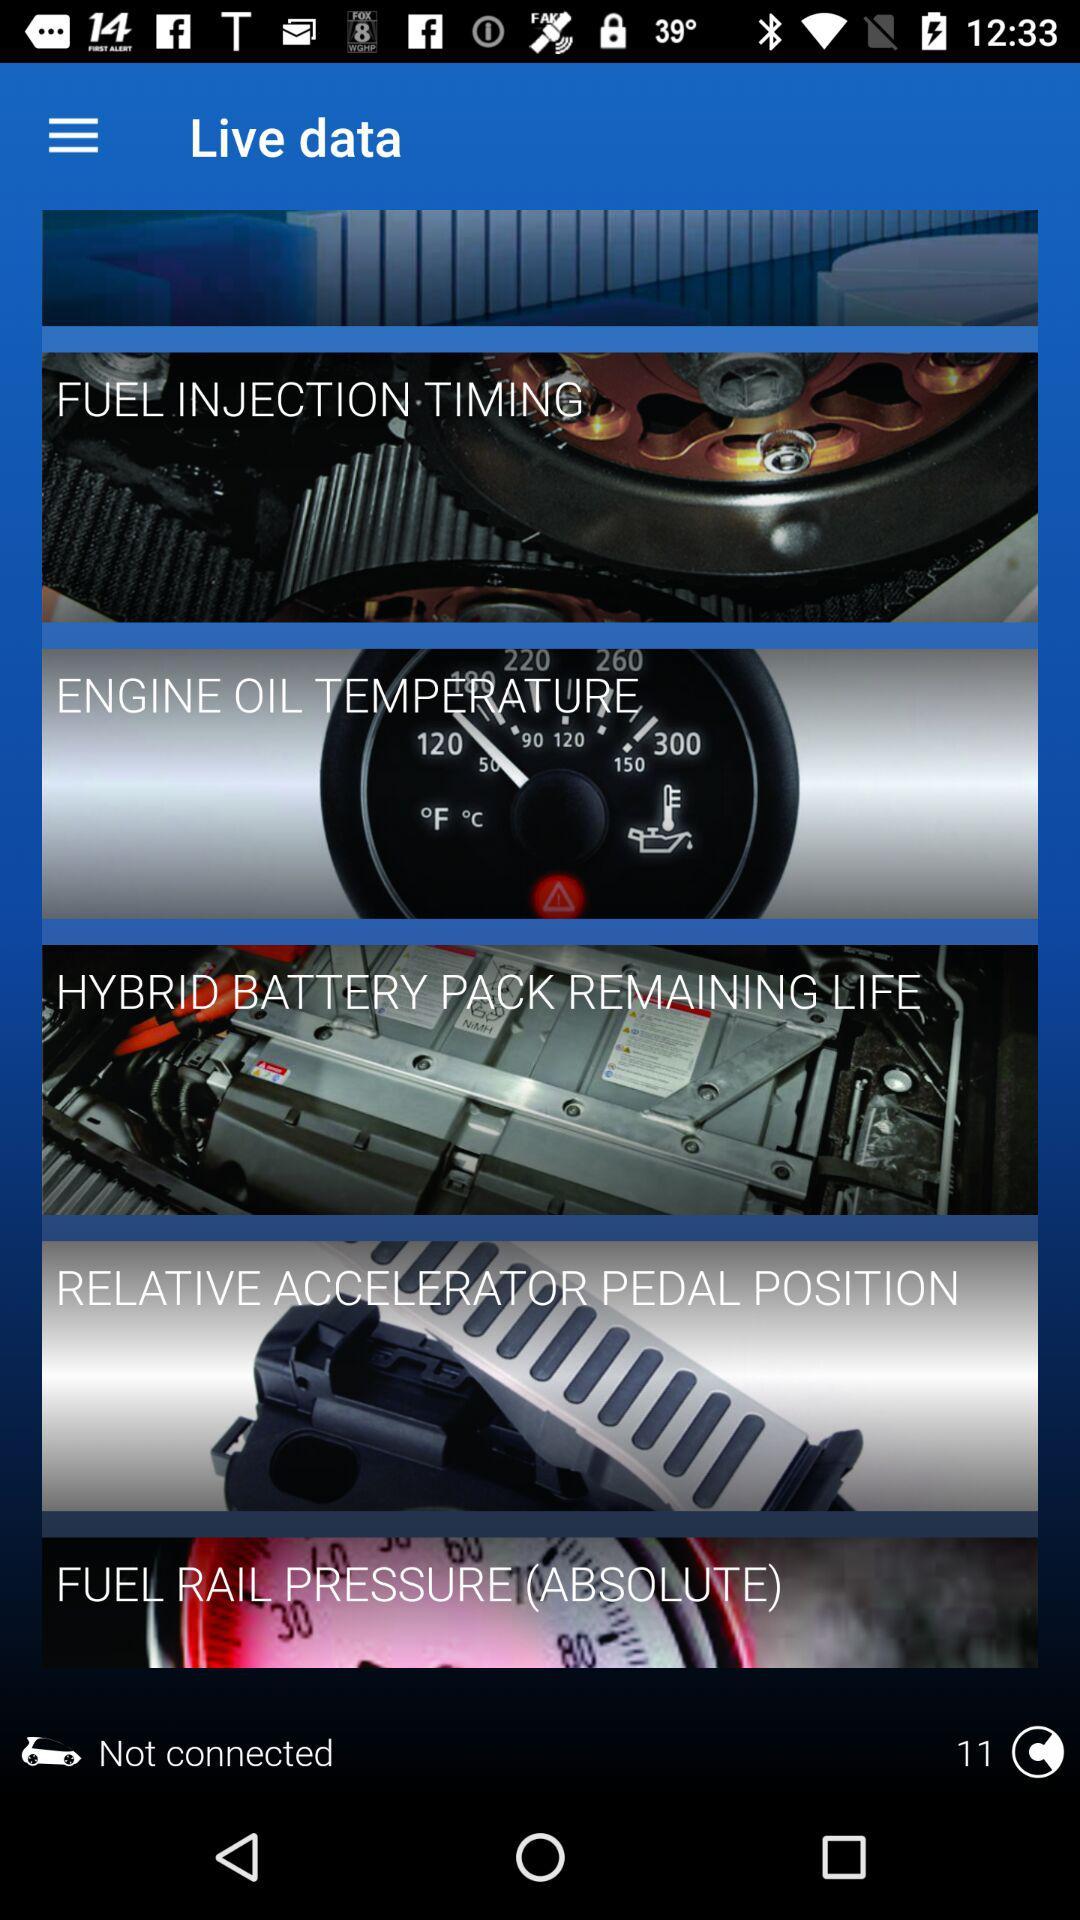 Image resolution: width=1080 pixels, height=1920 pixels. Describe the element at coordinates (72, 135) in the screenshot. I see `the icon next to the live data` at that location.